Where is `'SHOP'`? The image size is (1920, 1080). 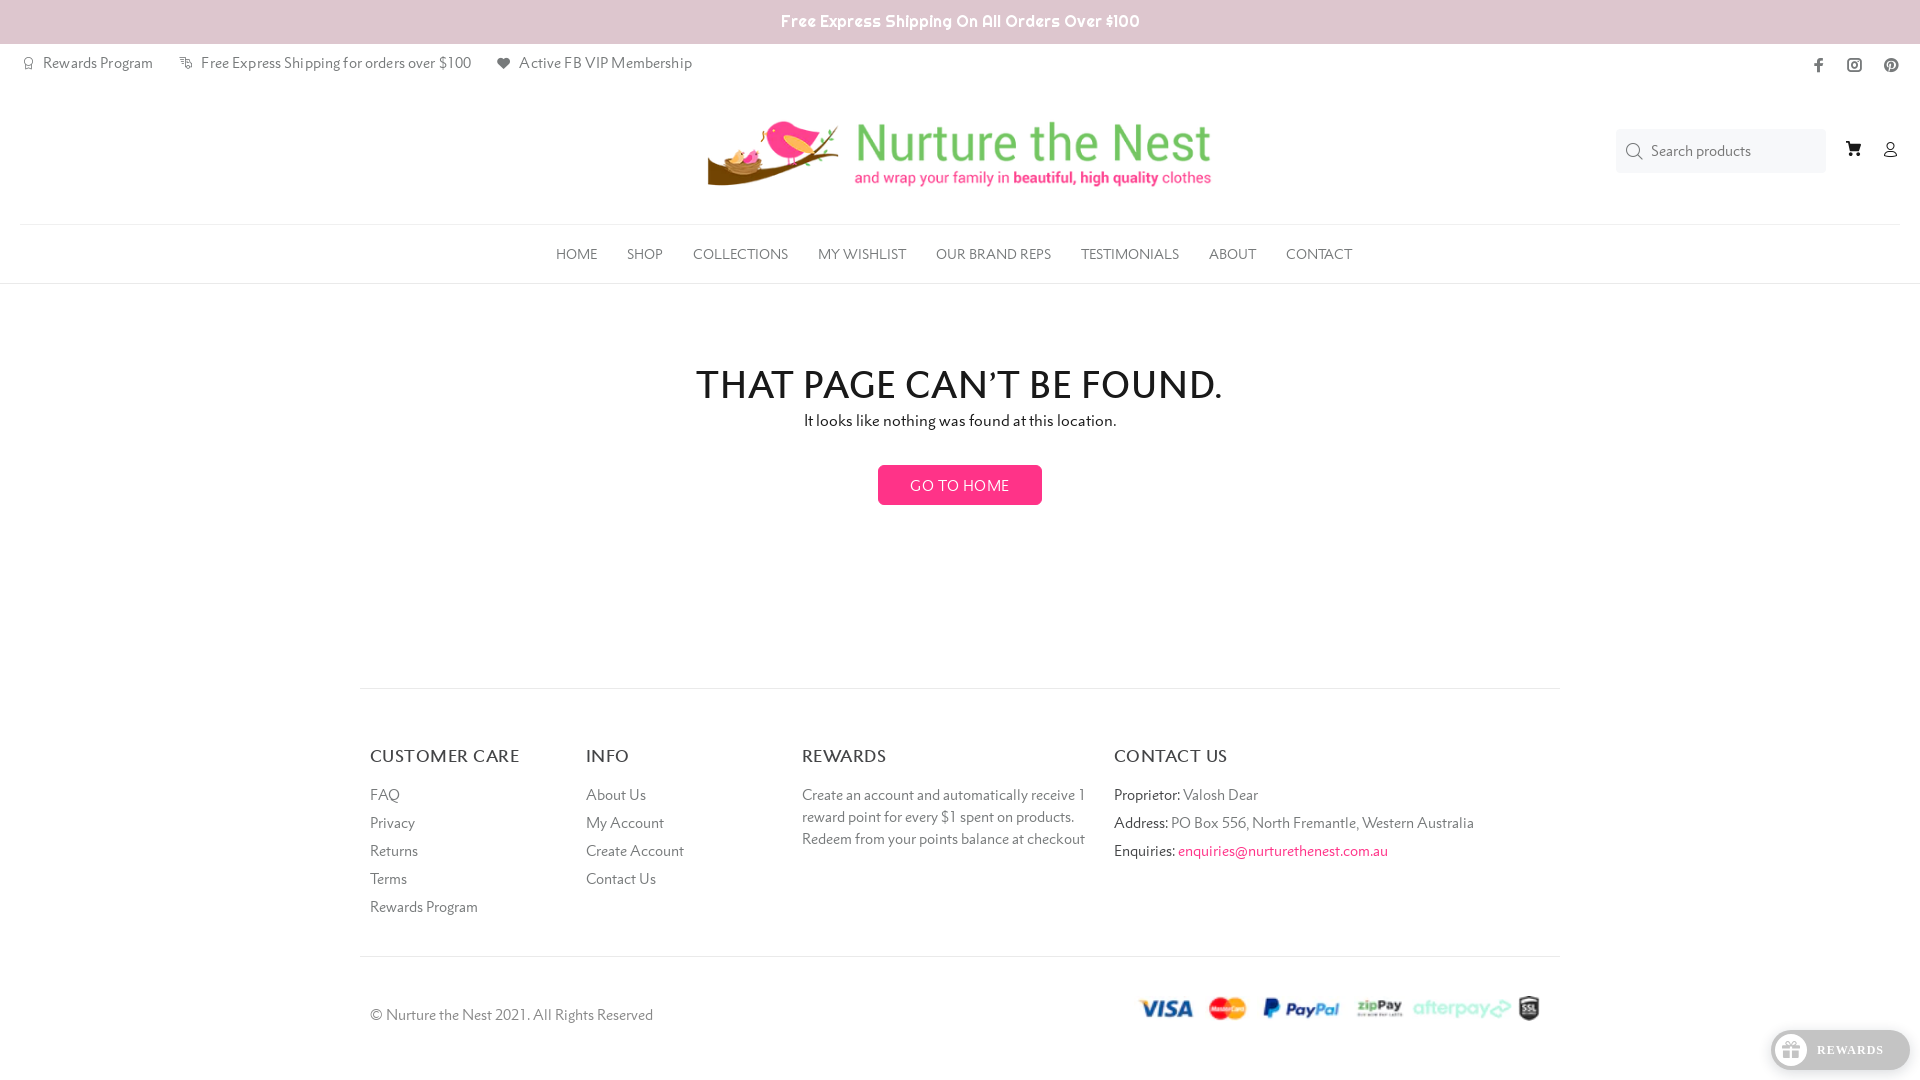
'SHOP' is located at coordinates (610, 248).